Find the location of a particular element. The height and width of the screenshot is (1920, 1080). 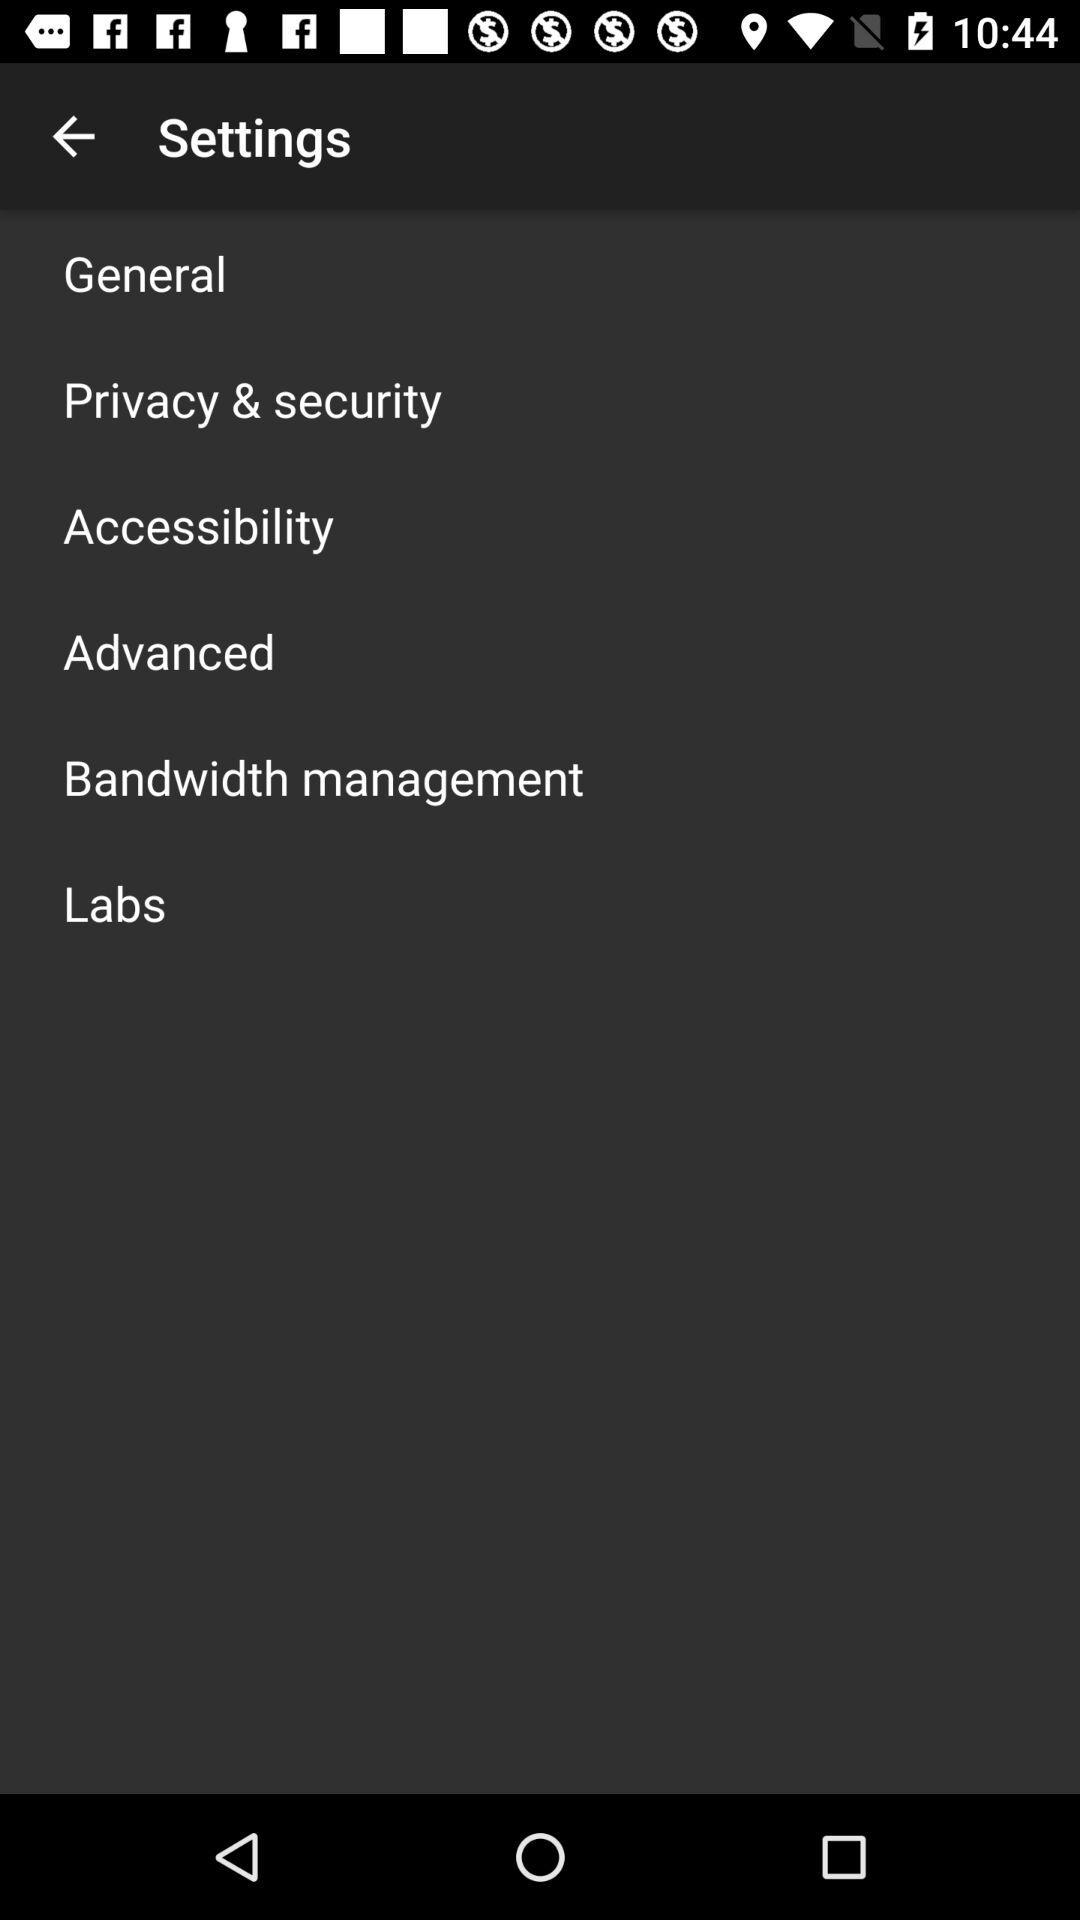

the icon below bandwidth management item is located at coordinates (114, 901).